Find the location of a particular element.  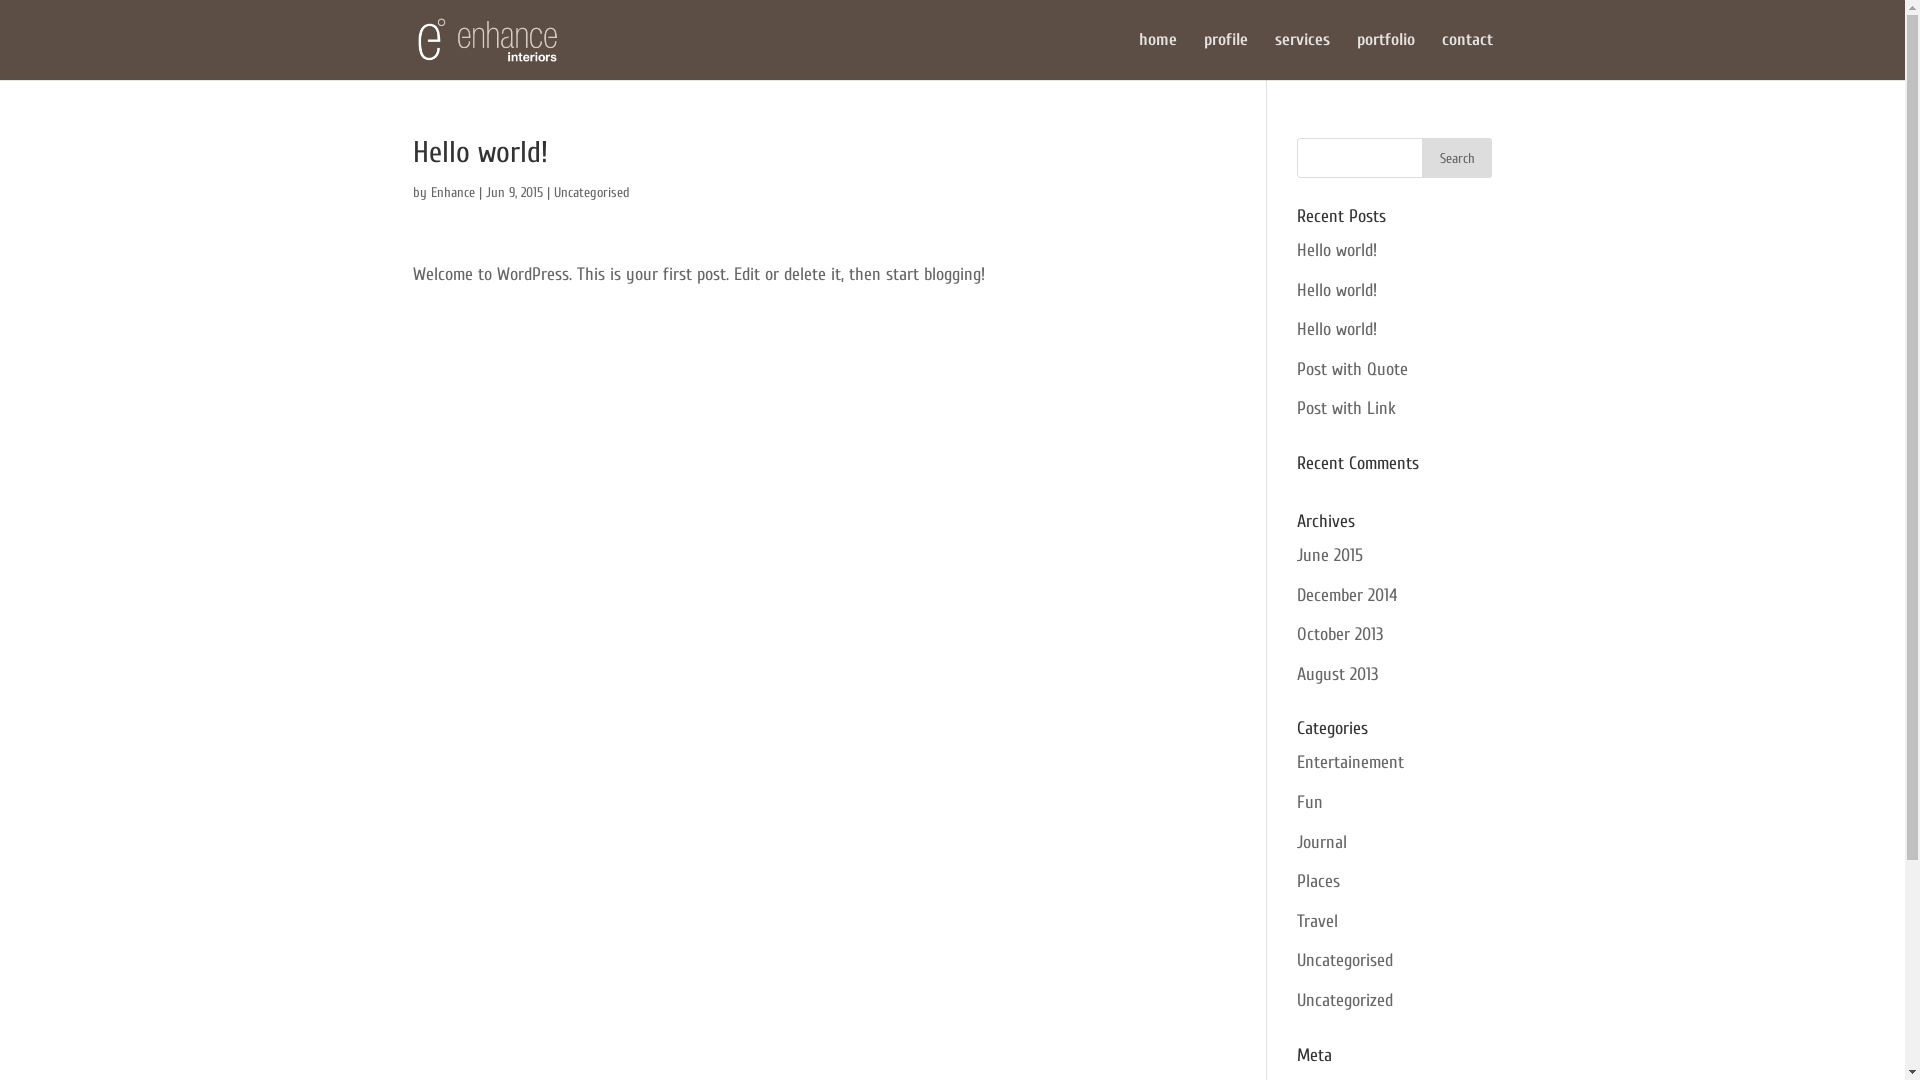

'home' is located at coordinates (1156, 55).